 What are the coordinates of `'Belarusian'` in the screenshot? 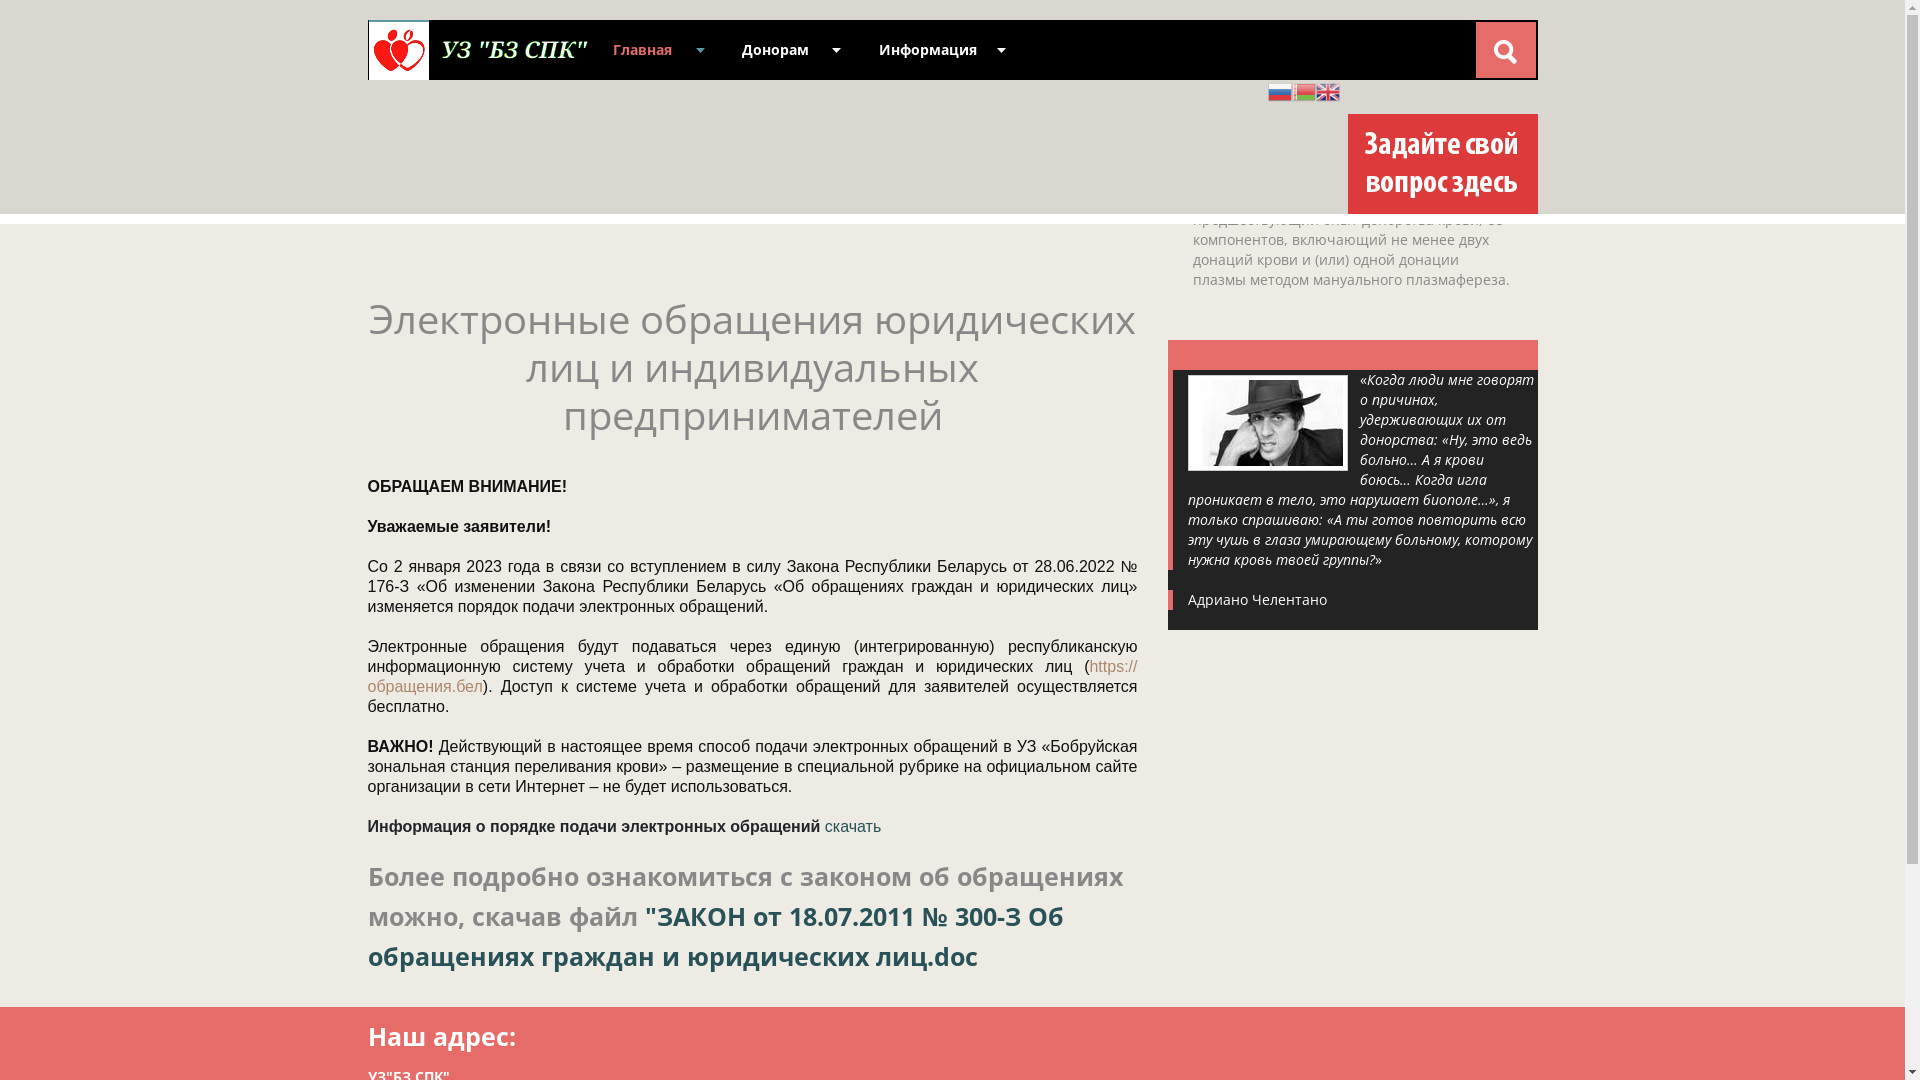 It's located at (1304, 90).